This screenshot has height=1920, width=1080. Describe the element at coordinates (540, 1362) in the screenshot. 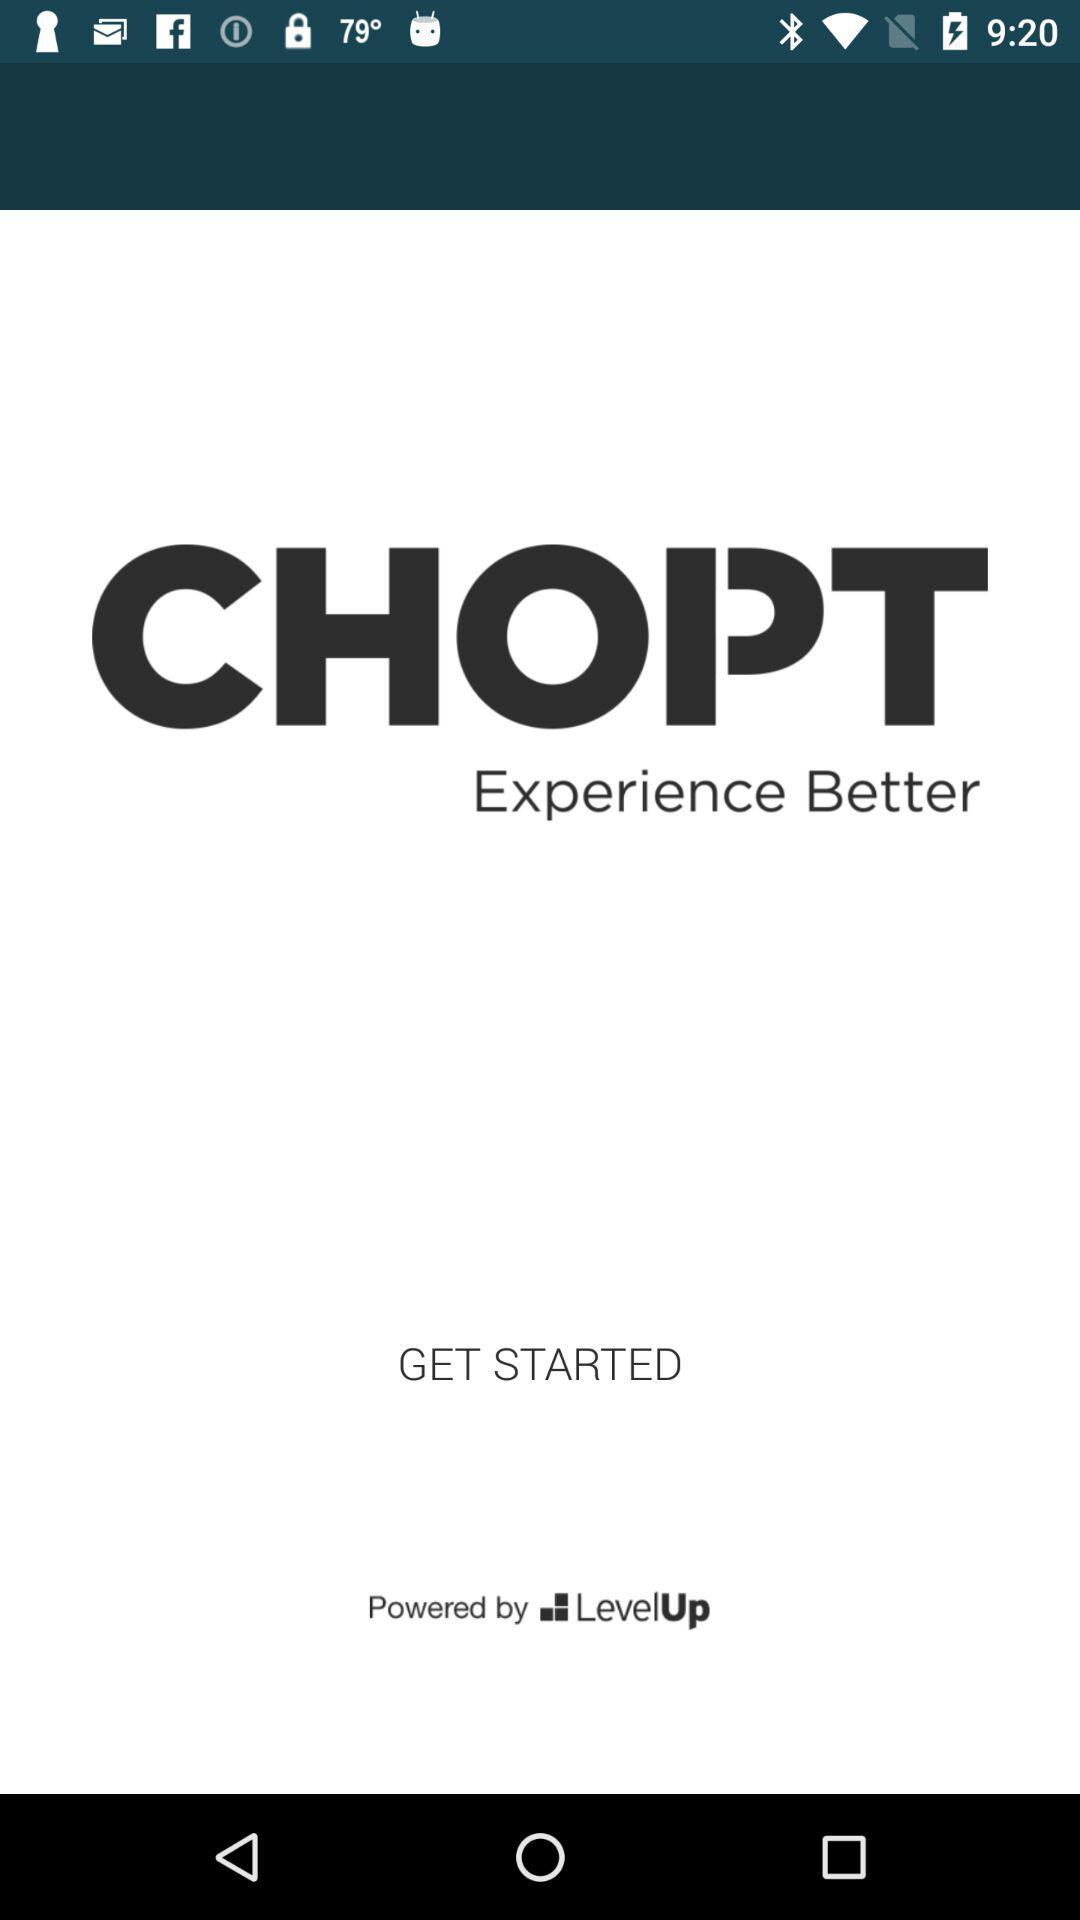

I see `get started icon` at that location.